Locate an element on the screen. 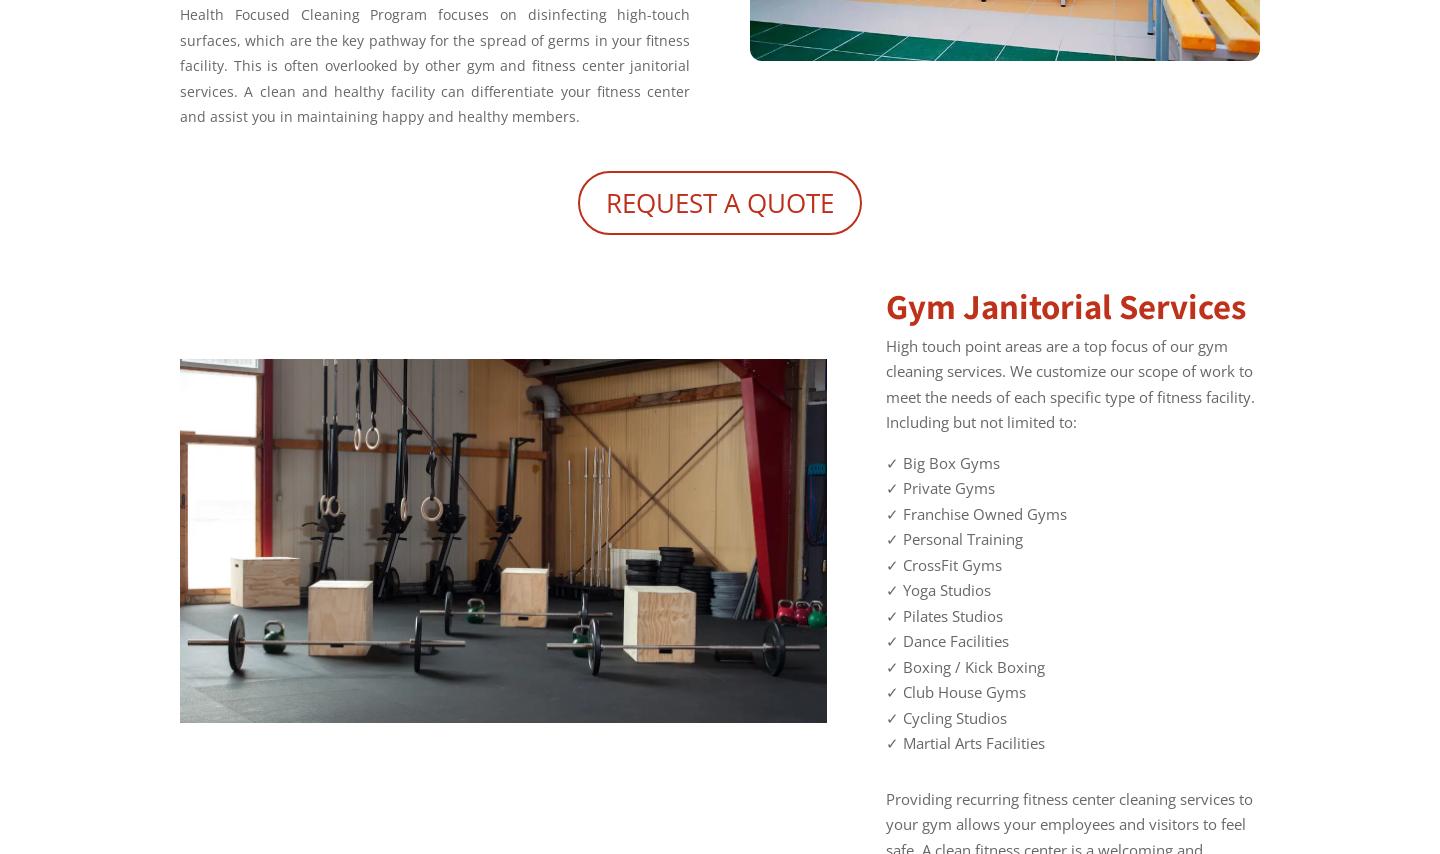 The height and width of the screenshot is (854, 1440). 'REQUEST A QUOTE' is located at coordinates (720, 200).